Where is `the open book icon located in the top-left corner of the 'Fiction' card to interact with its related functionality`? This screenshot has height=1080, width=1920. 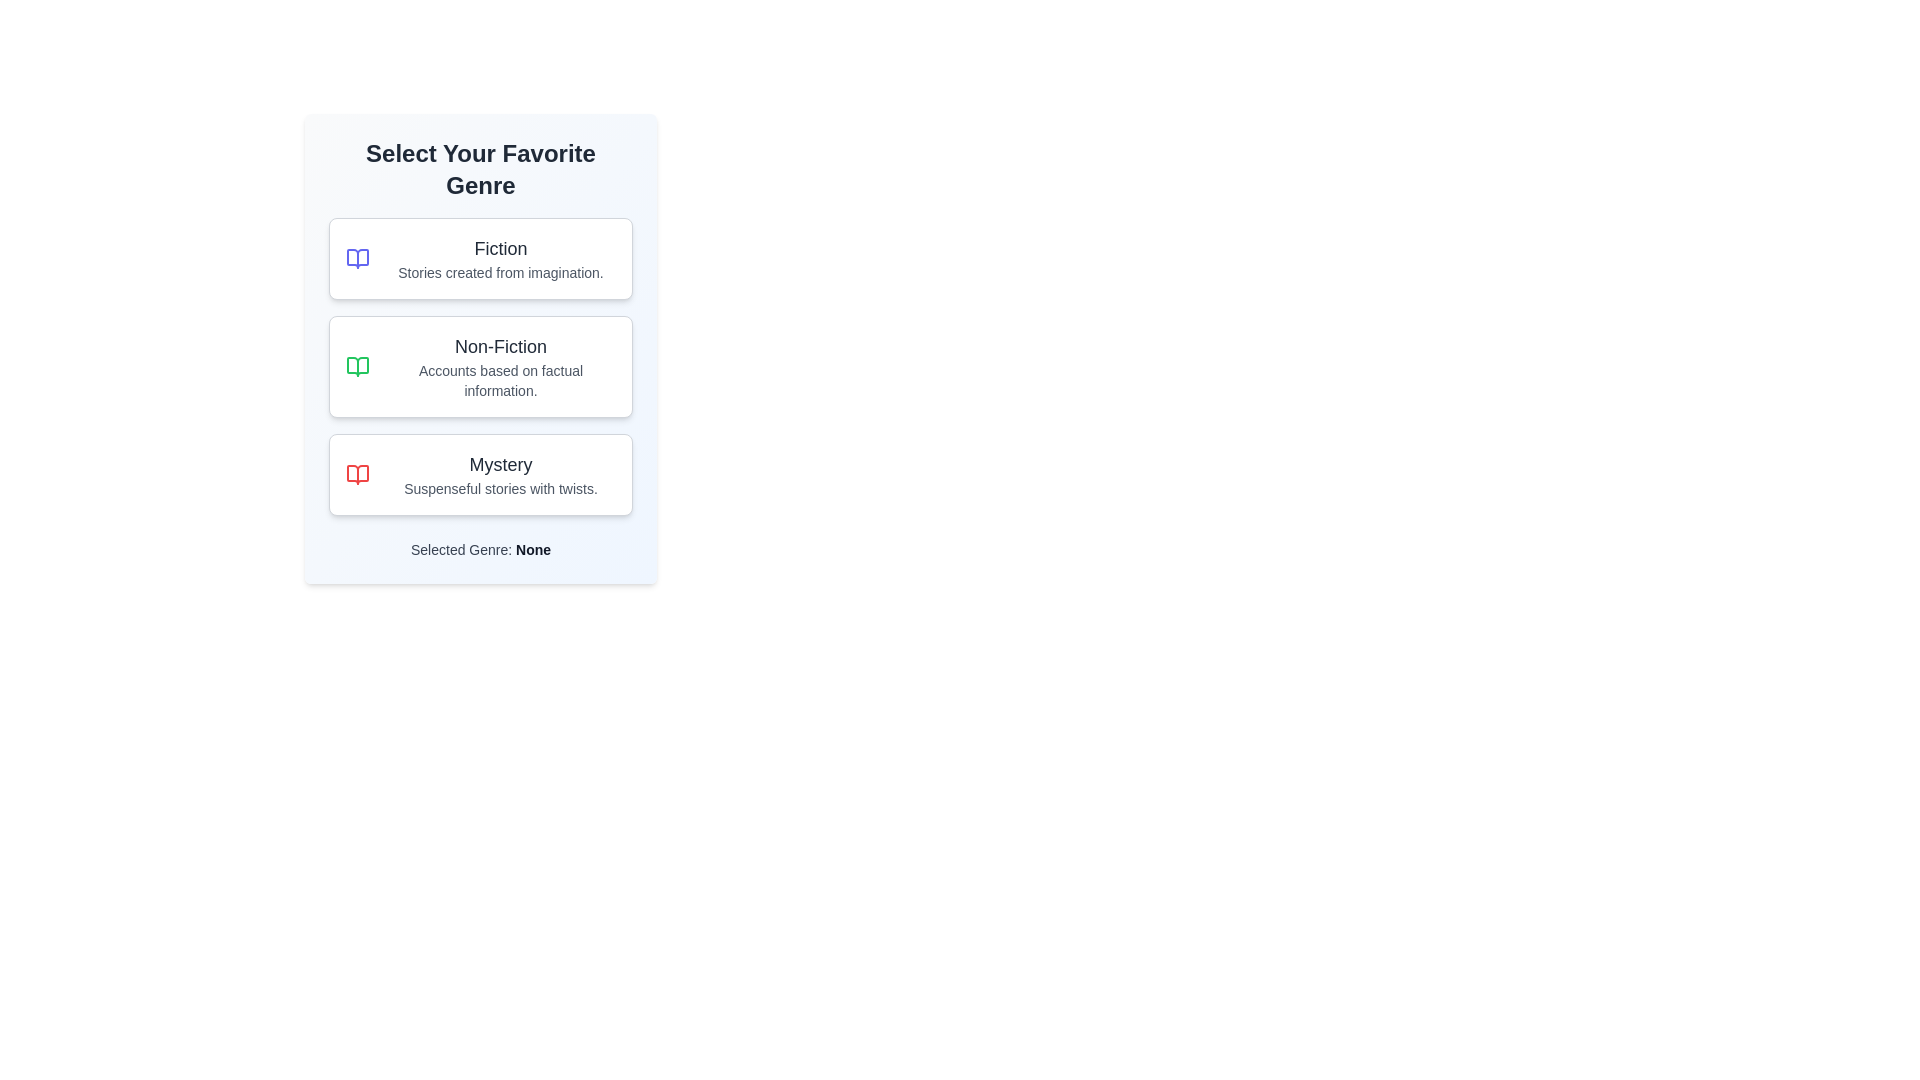
the open book icon located in the top-left corner of the 'Fiction' card to interact with its related functionality is located at coordinates (358, 257).